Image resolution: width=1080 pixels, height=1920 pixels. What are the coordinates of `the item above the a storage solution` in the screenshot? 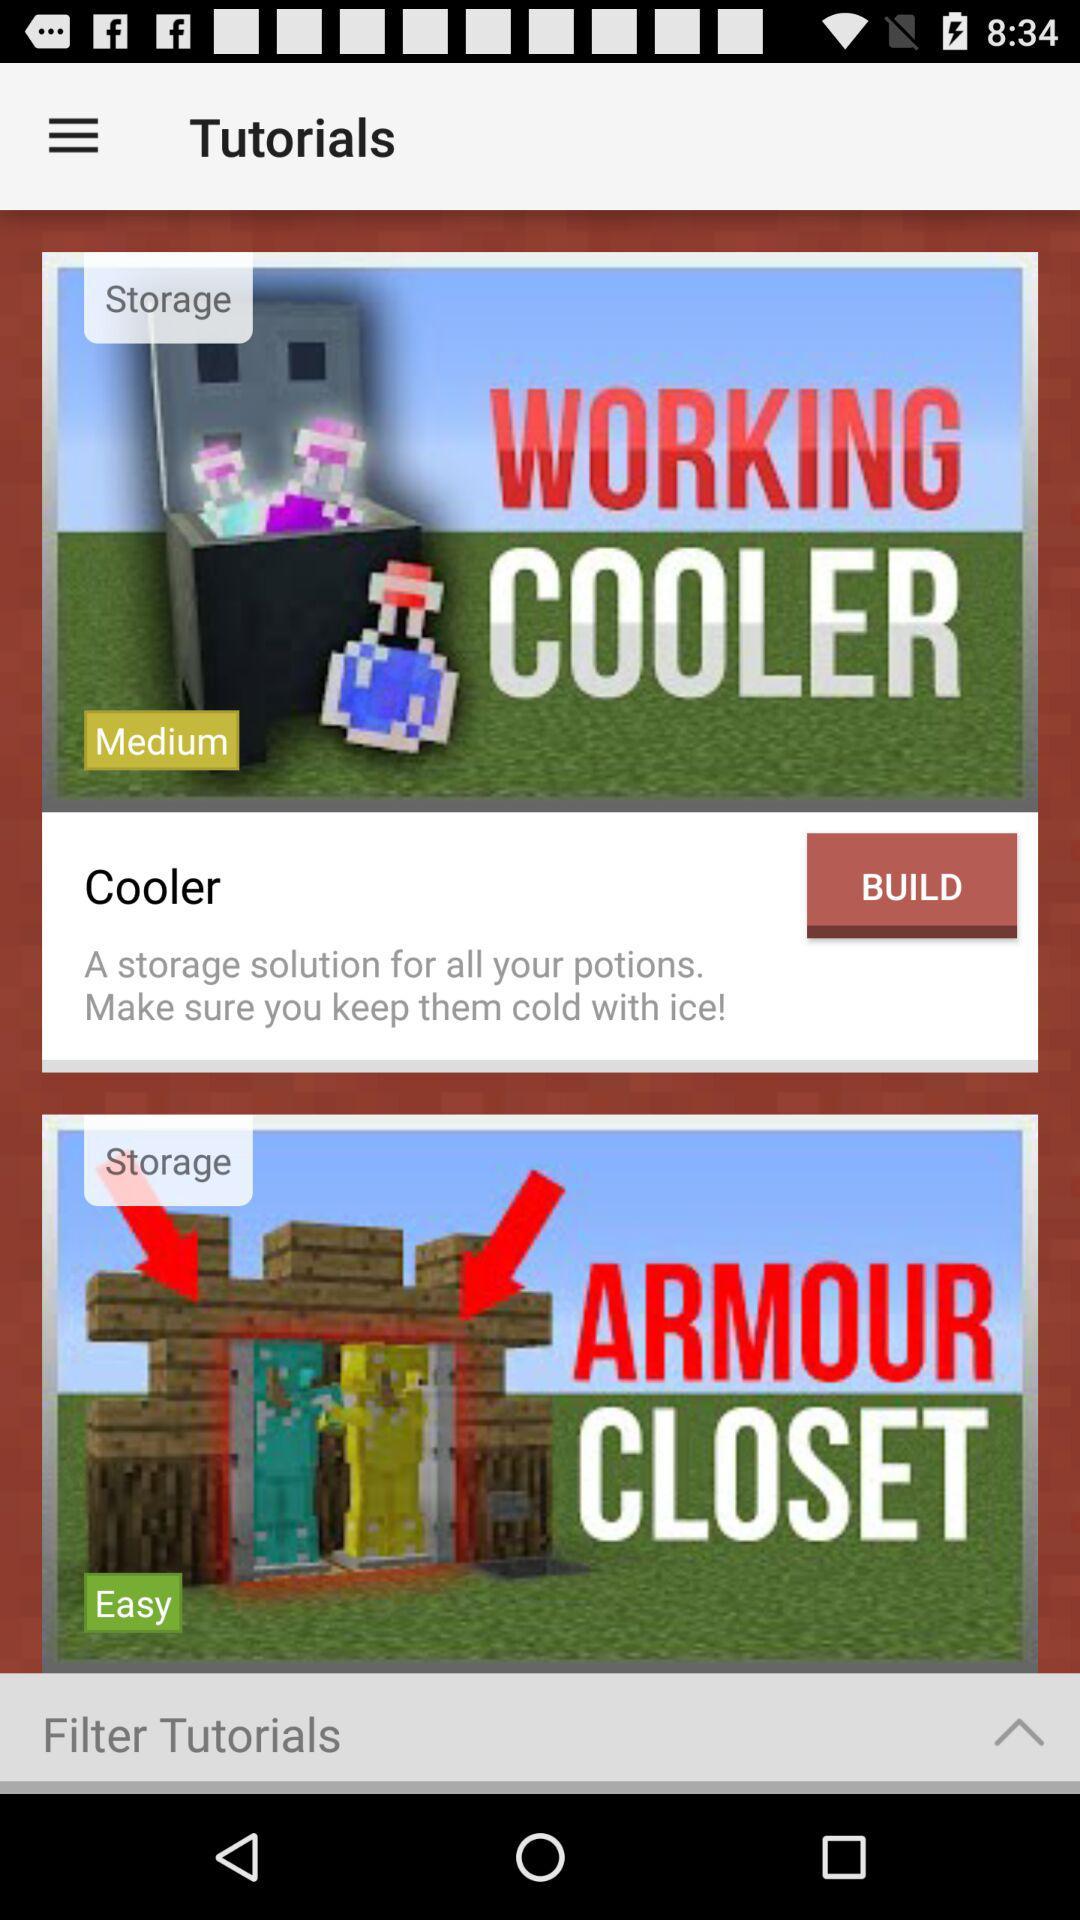 It's located at (434, 884).